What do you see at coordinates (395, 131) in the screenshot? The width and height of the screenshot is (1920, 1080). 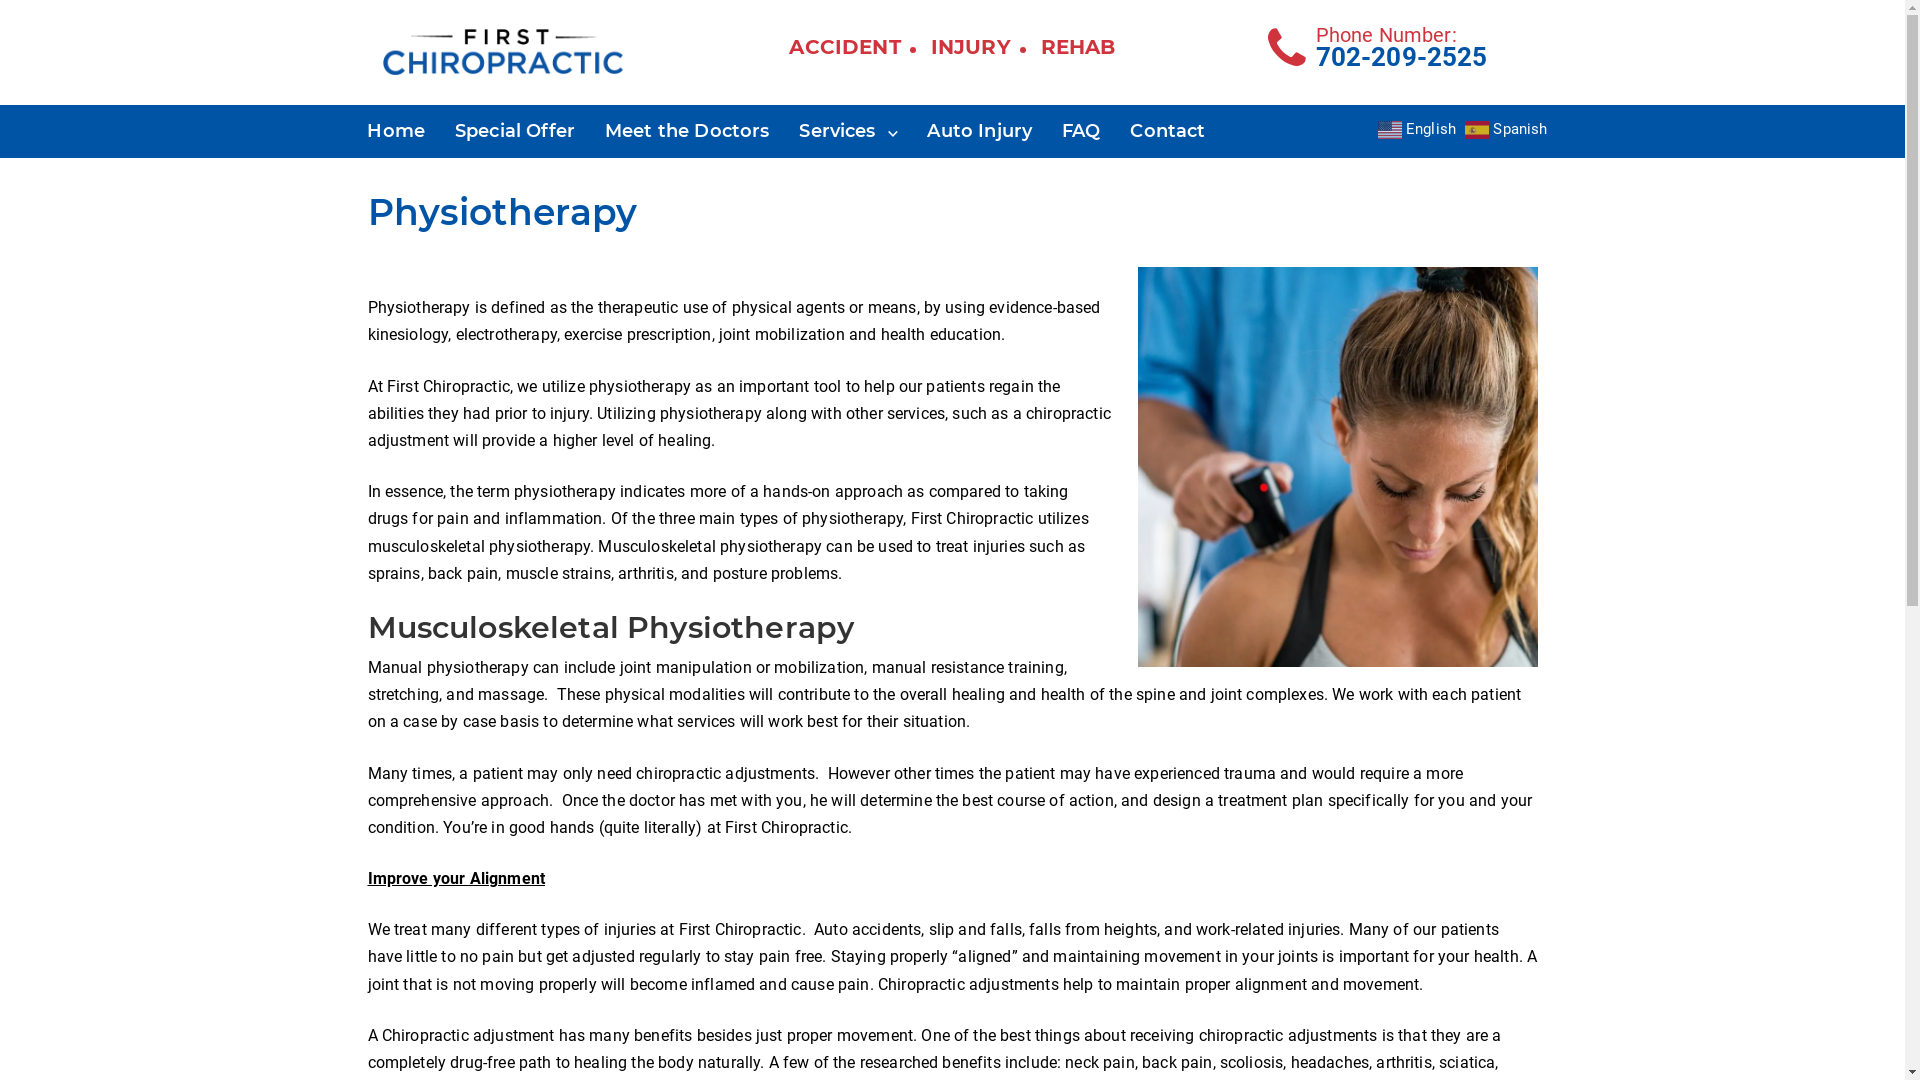 I see `'Home'` at bounding box center [395, 131].